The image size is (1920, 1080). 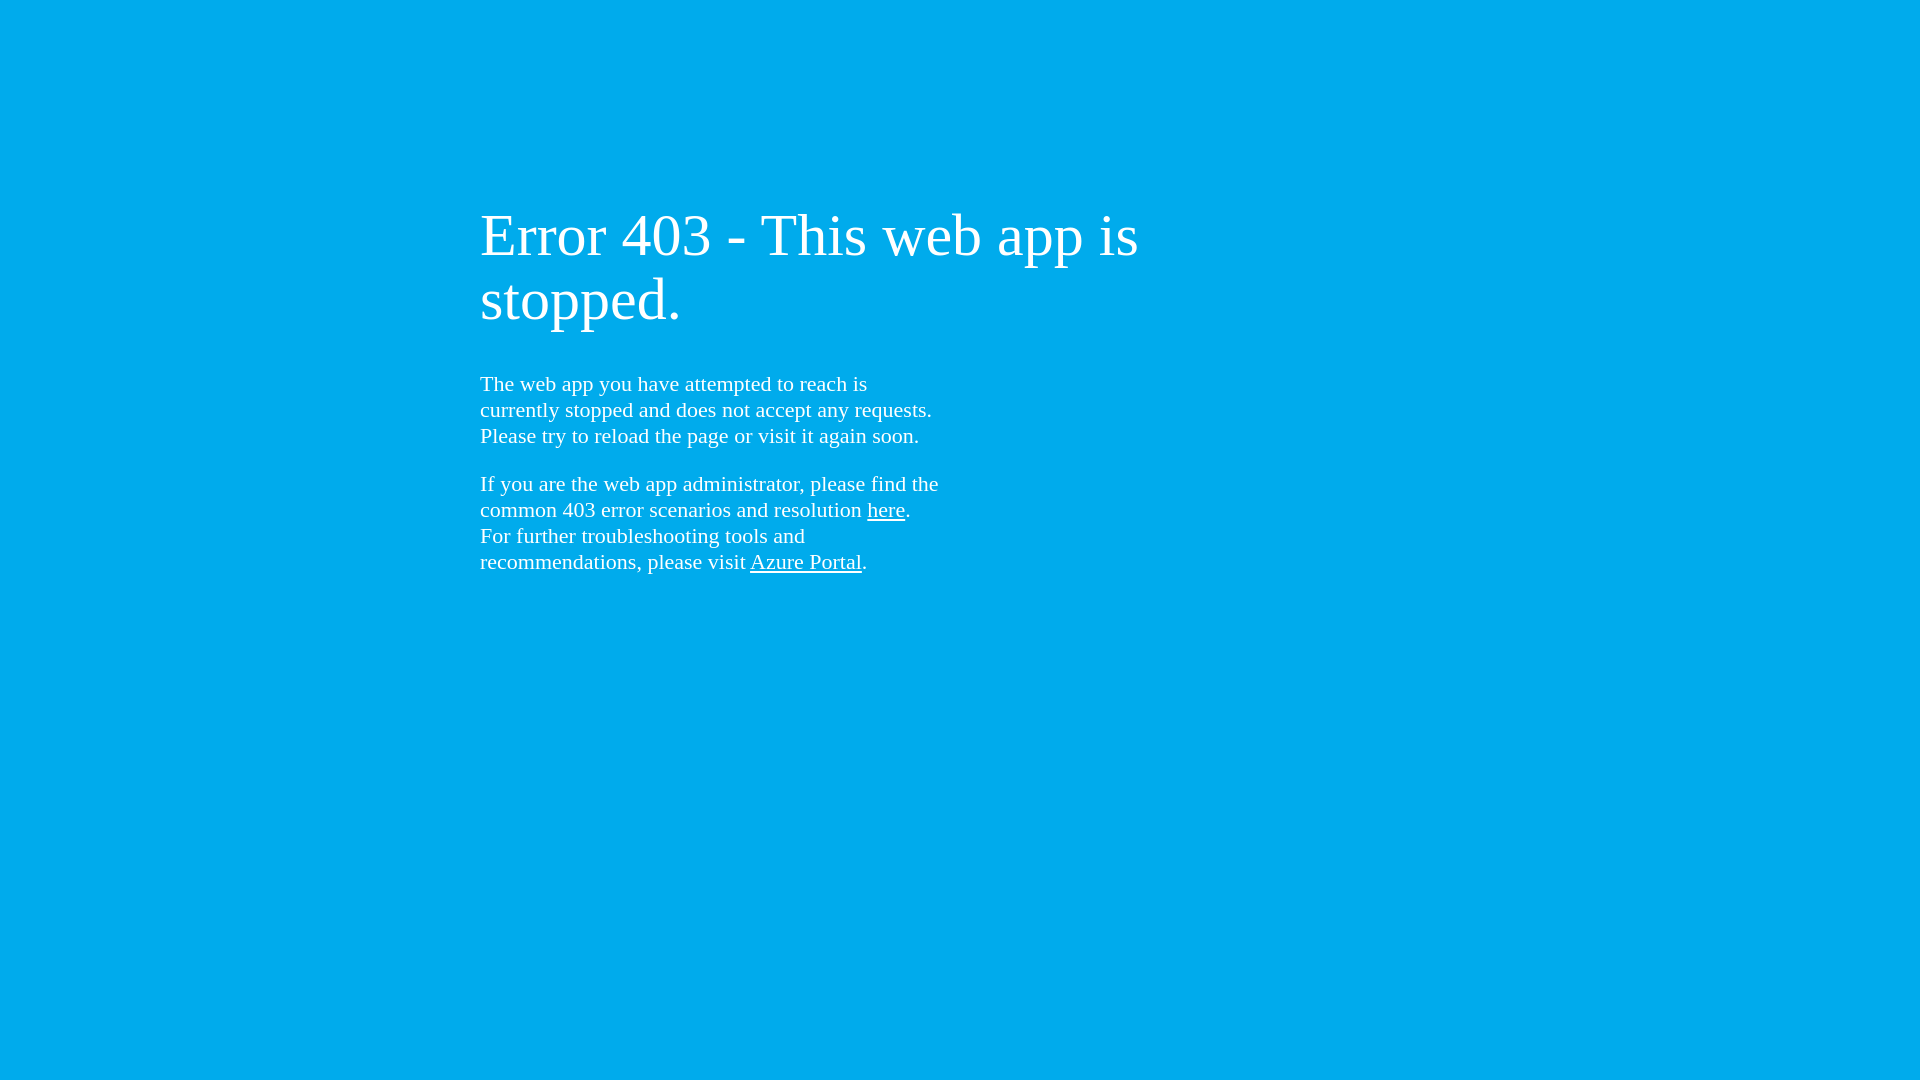 What do you see at coordinates (867, 508) in the screenshot?
I see `'here'` at bounding box center [867, 508].